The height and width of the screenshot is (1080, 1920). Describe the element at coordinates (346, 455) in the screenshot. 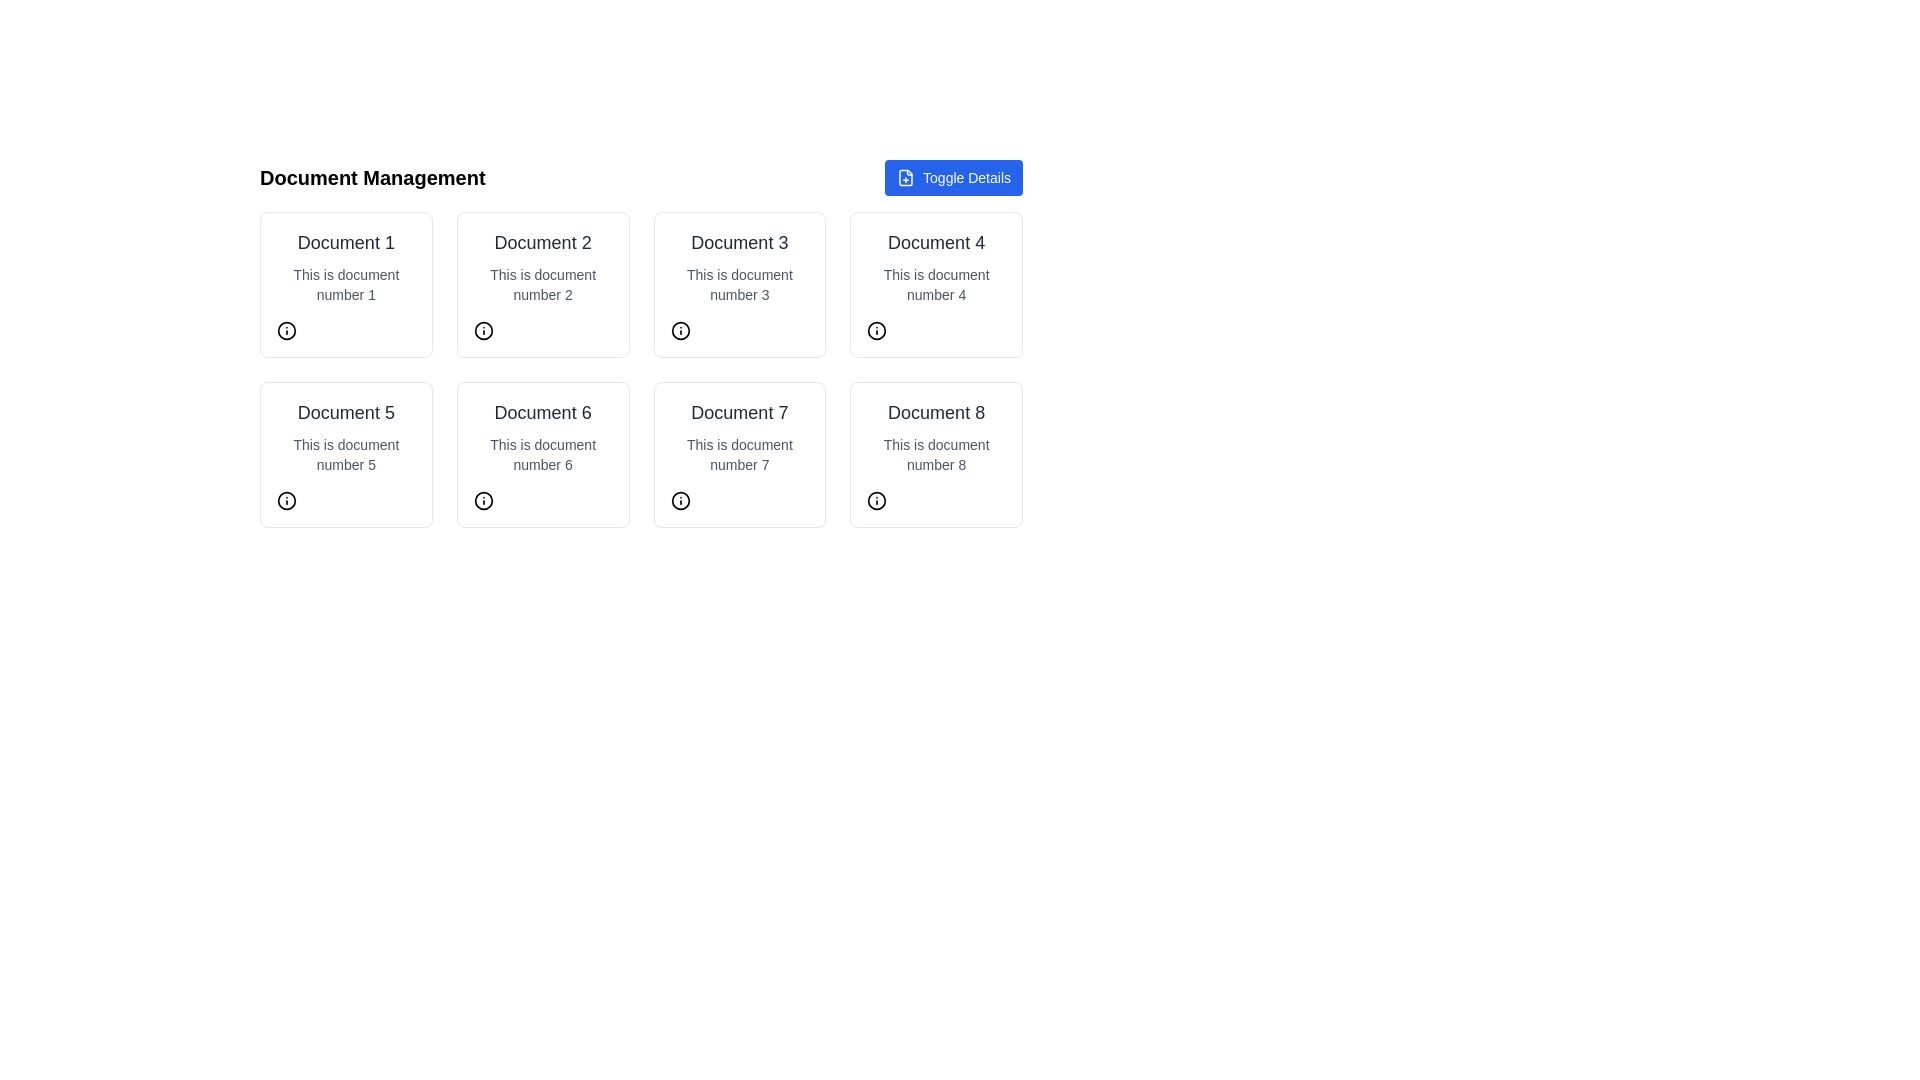

I see `the Text label providing additional descriptive information about 'Document 5', located in the second row, first column of the grid layout` at that location.